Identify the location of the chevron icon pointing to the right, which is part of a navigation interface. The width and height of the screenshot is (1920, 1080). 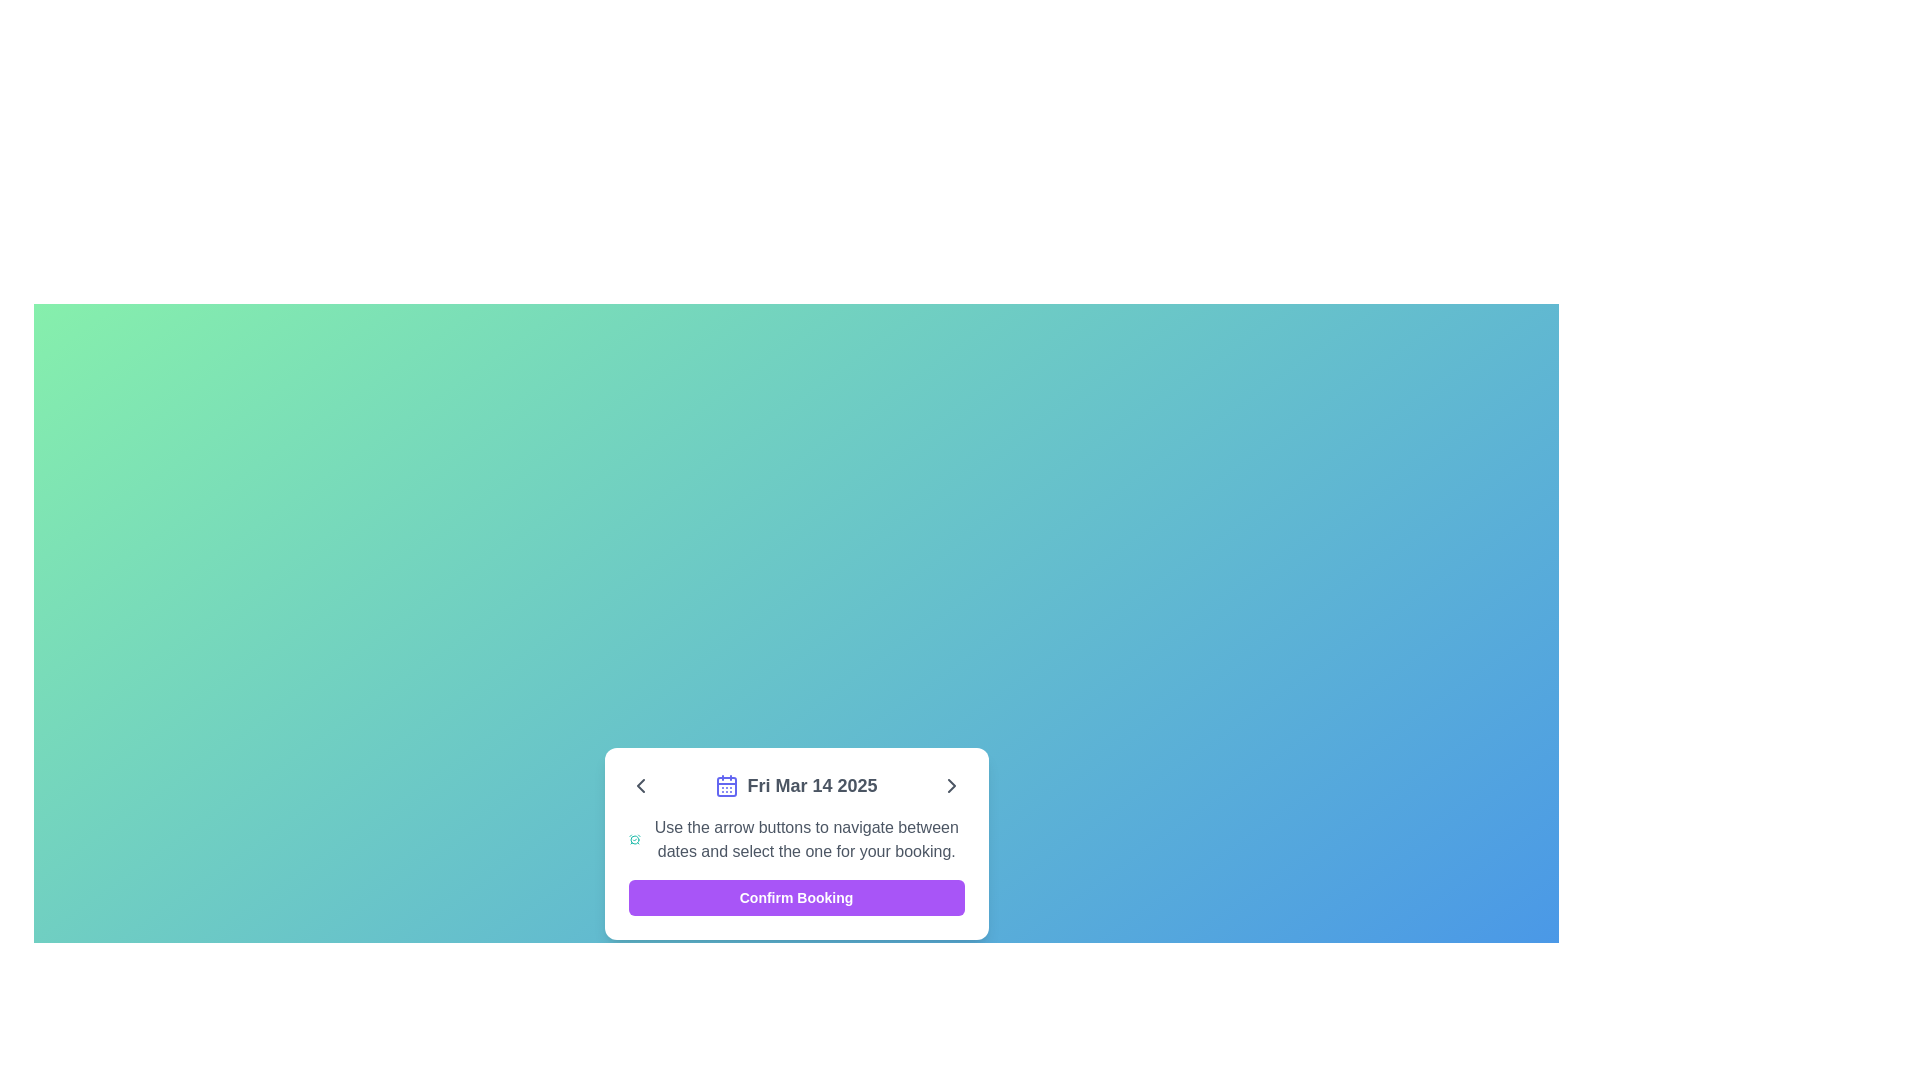
(951, 785).